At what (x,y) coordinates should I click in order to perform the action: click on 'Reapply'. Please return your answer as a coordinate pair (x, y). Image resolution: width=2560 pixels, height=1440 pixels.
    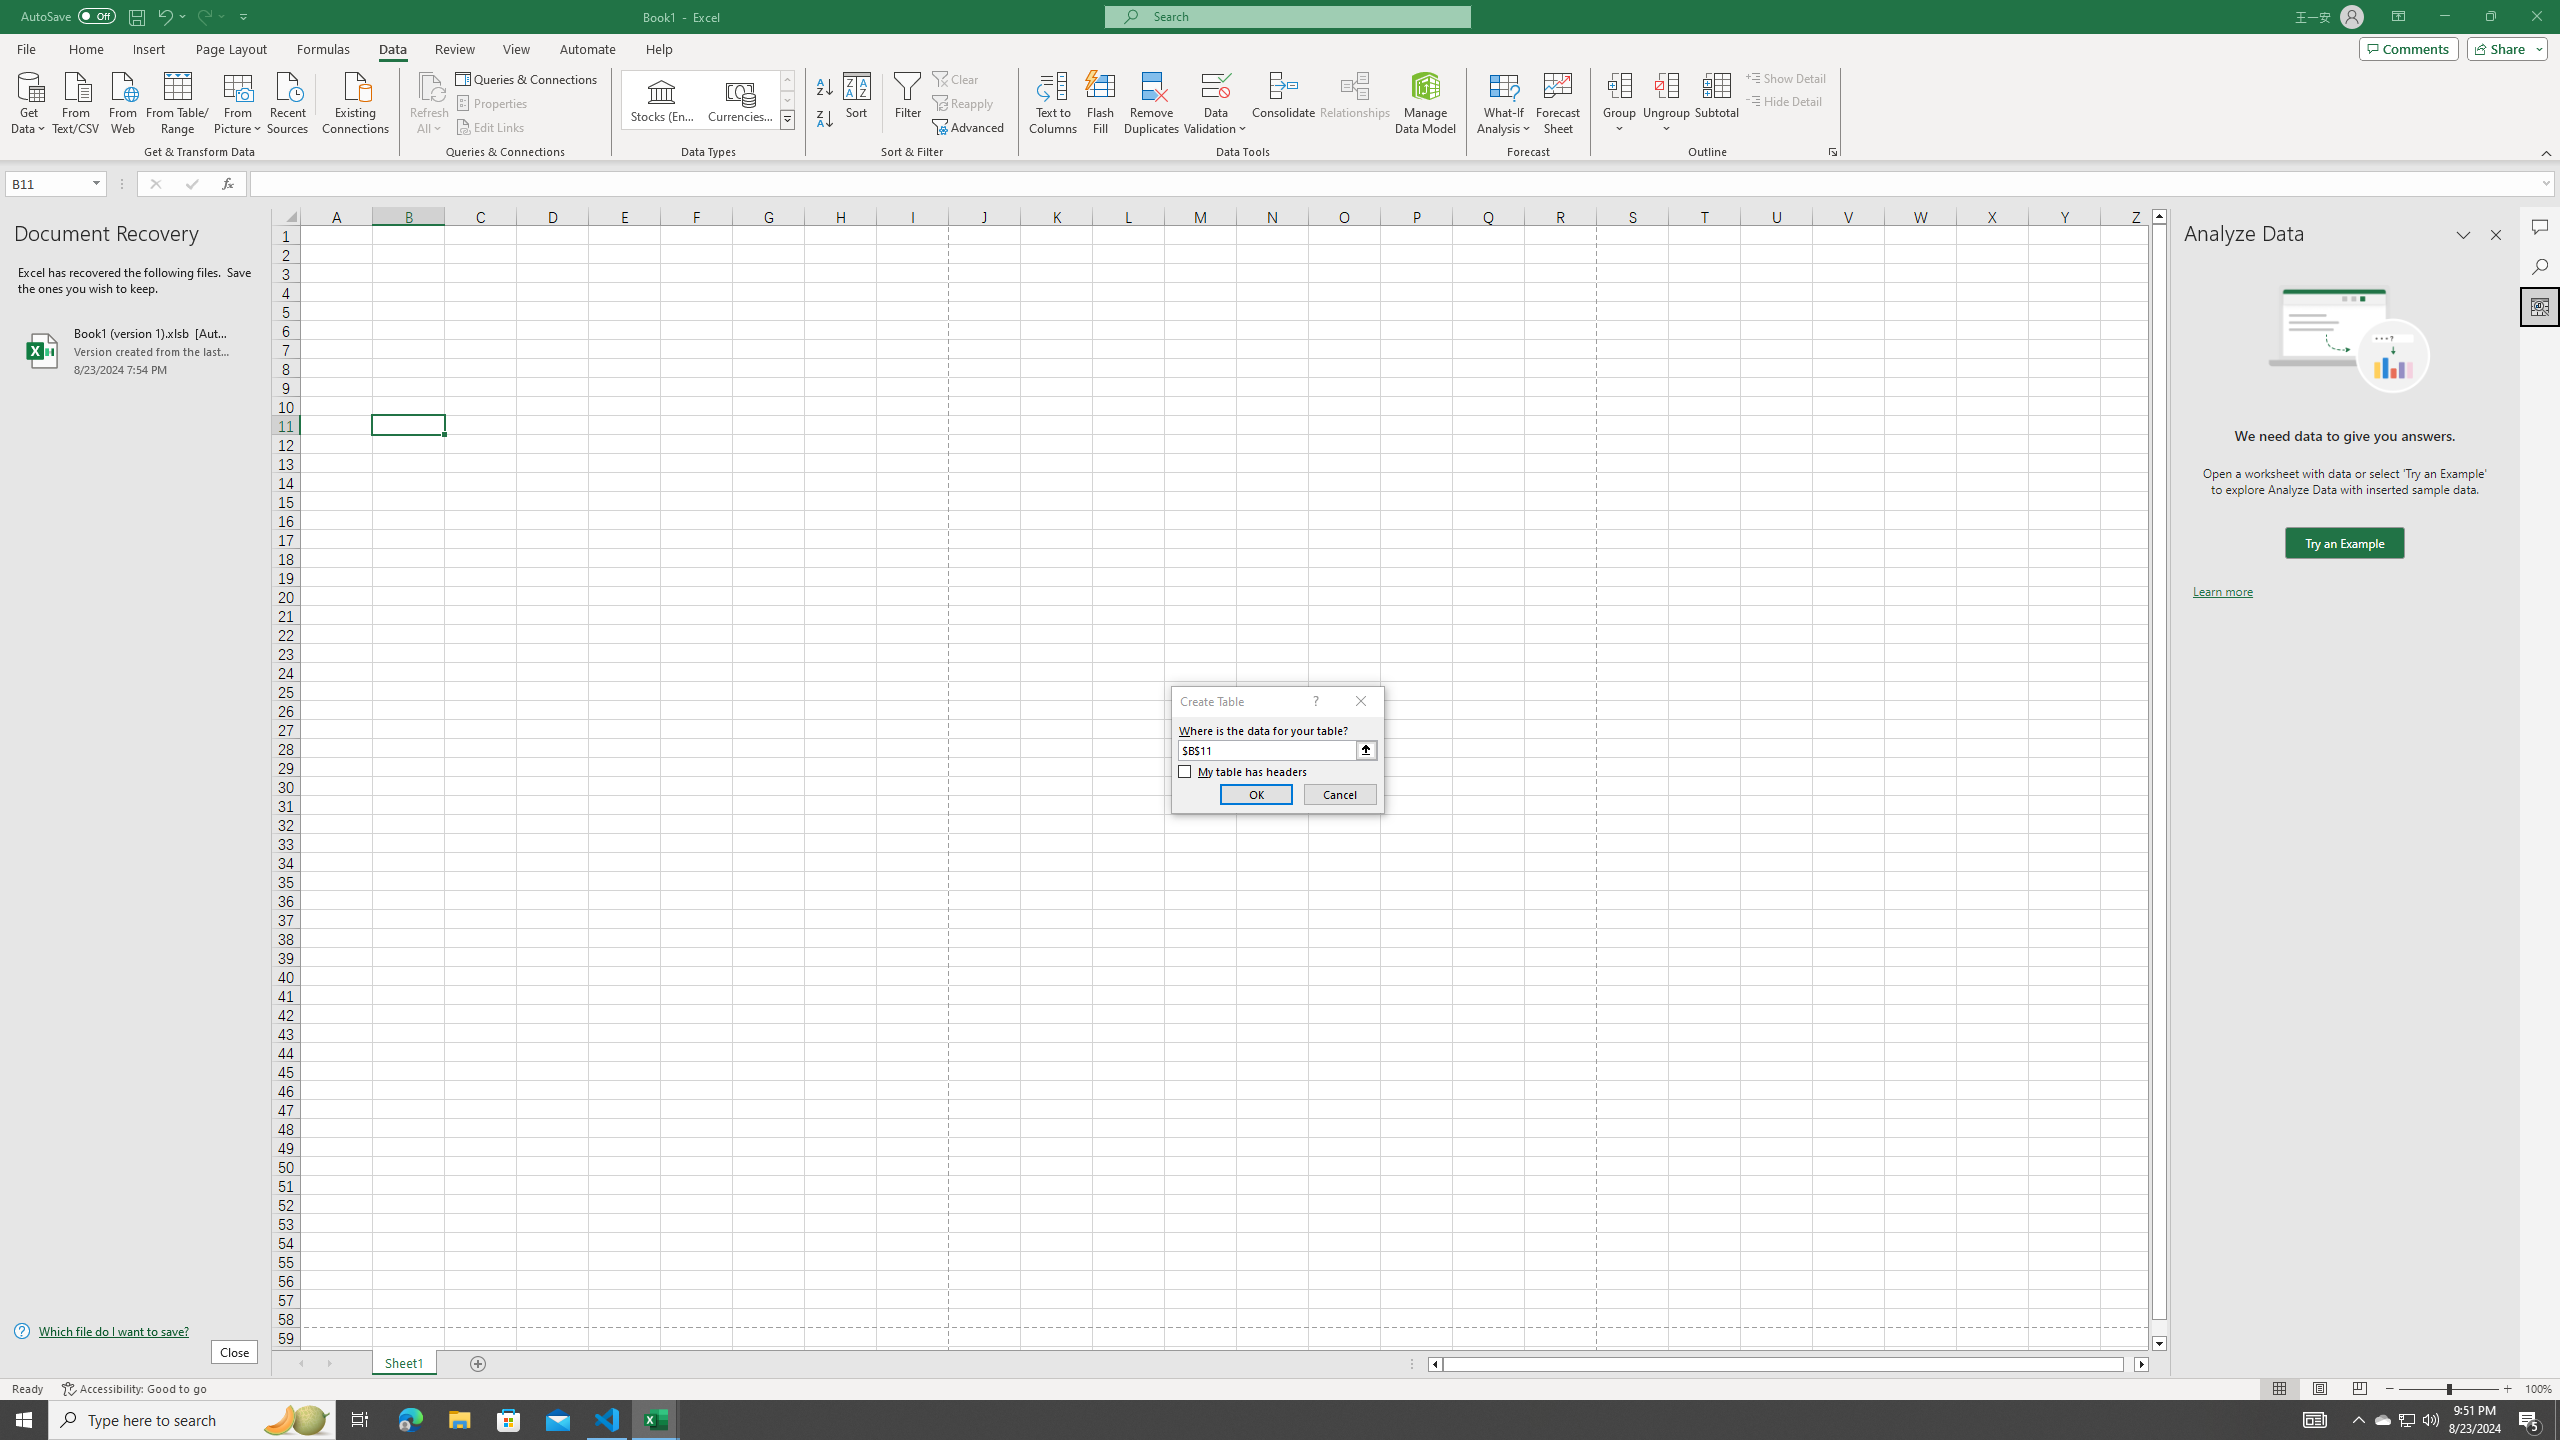
    Looking at the image, I should click on (965, 103).